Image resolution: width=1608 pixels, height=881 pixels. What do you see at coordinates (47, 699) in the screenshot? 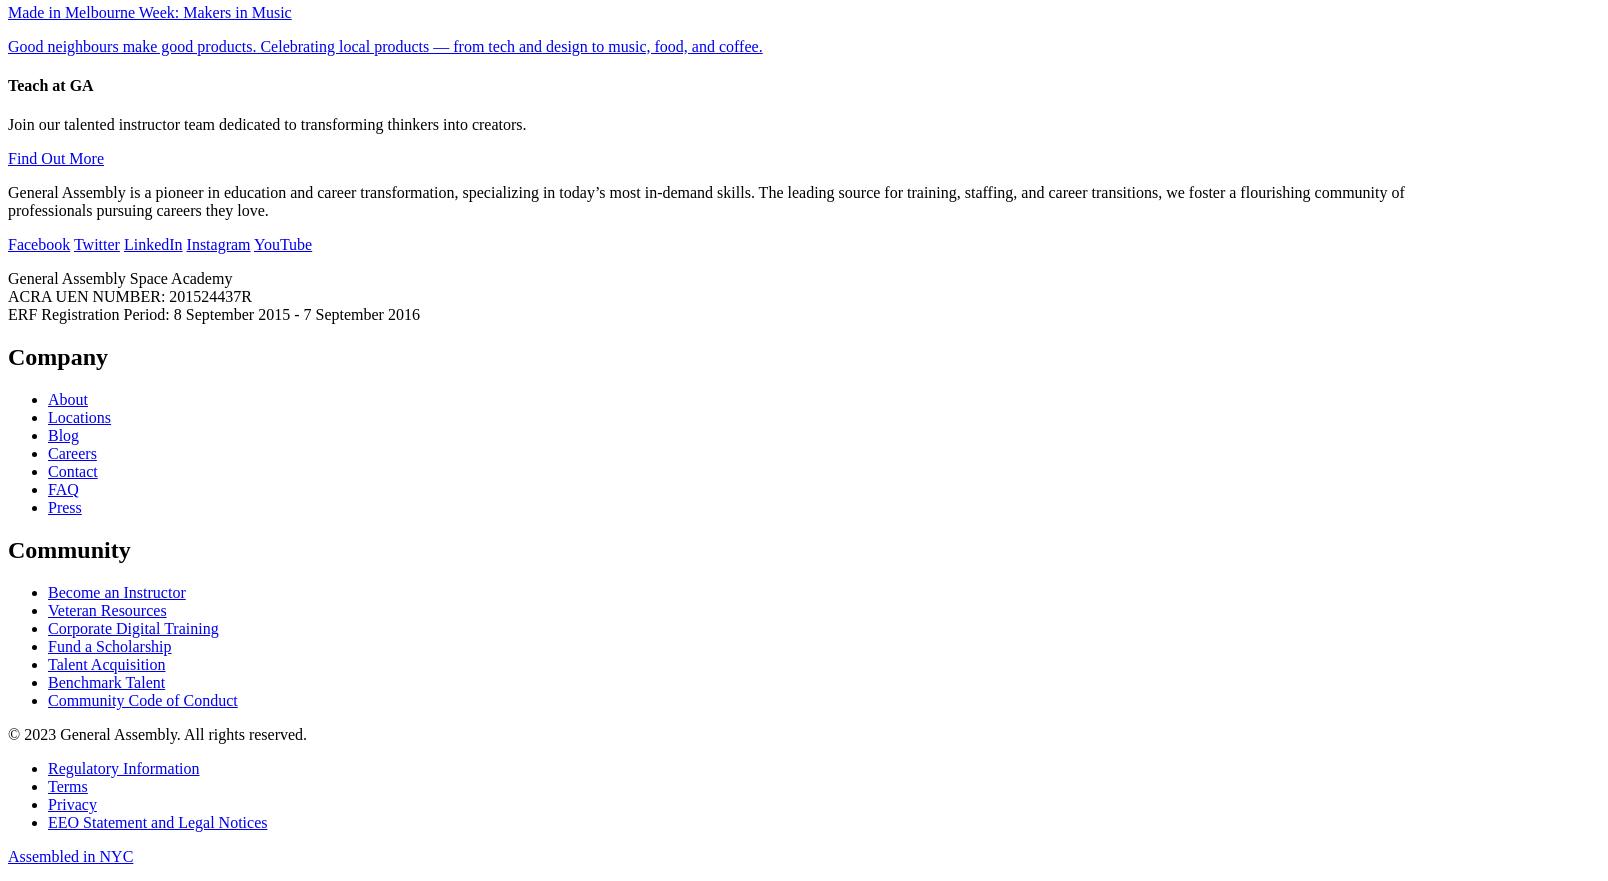
I see `'Community Code of Conduct'` at bounding box center [47, 699].